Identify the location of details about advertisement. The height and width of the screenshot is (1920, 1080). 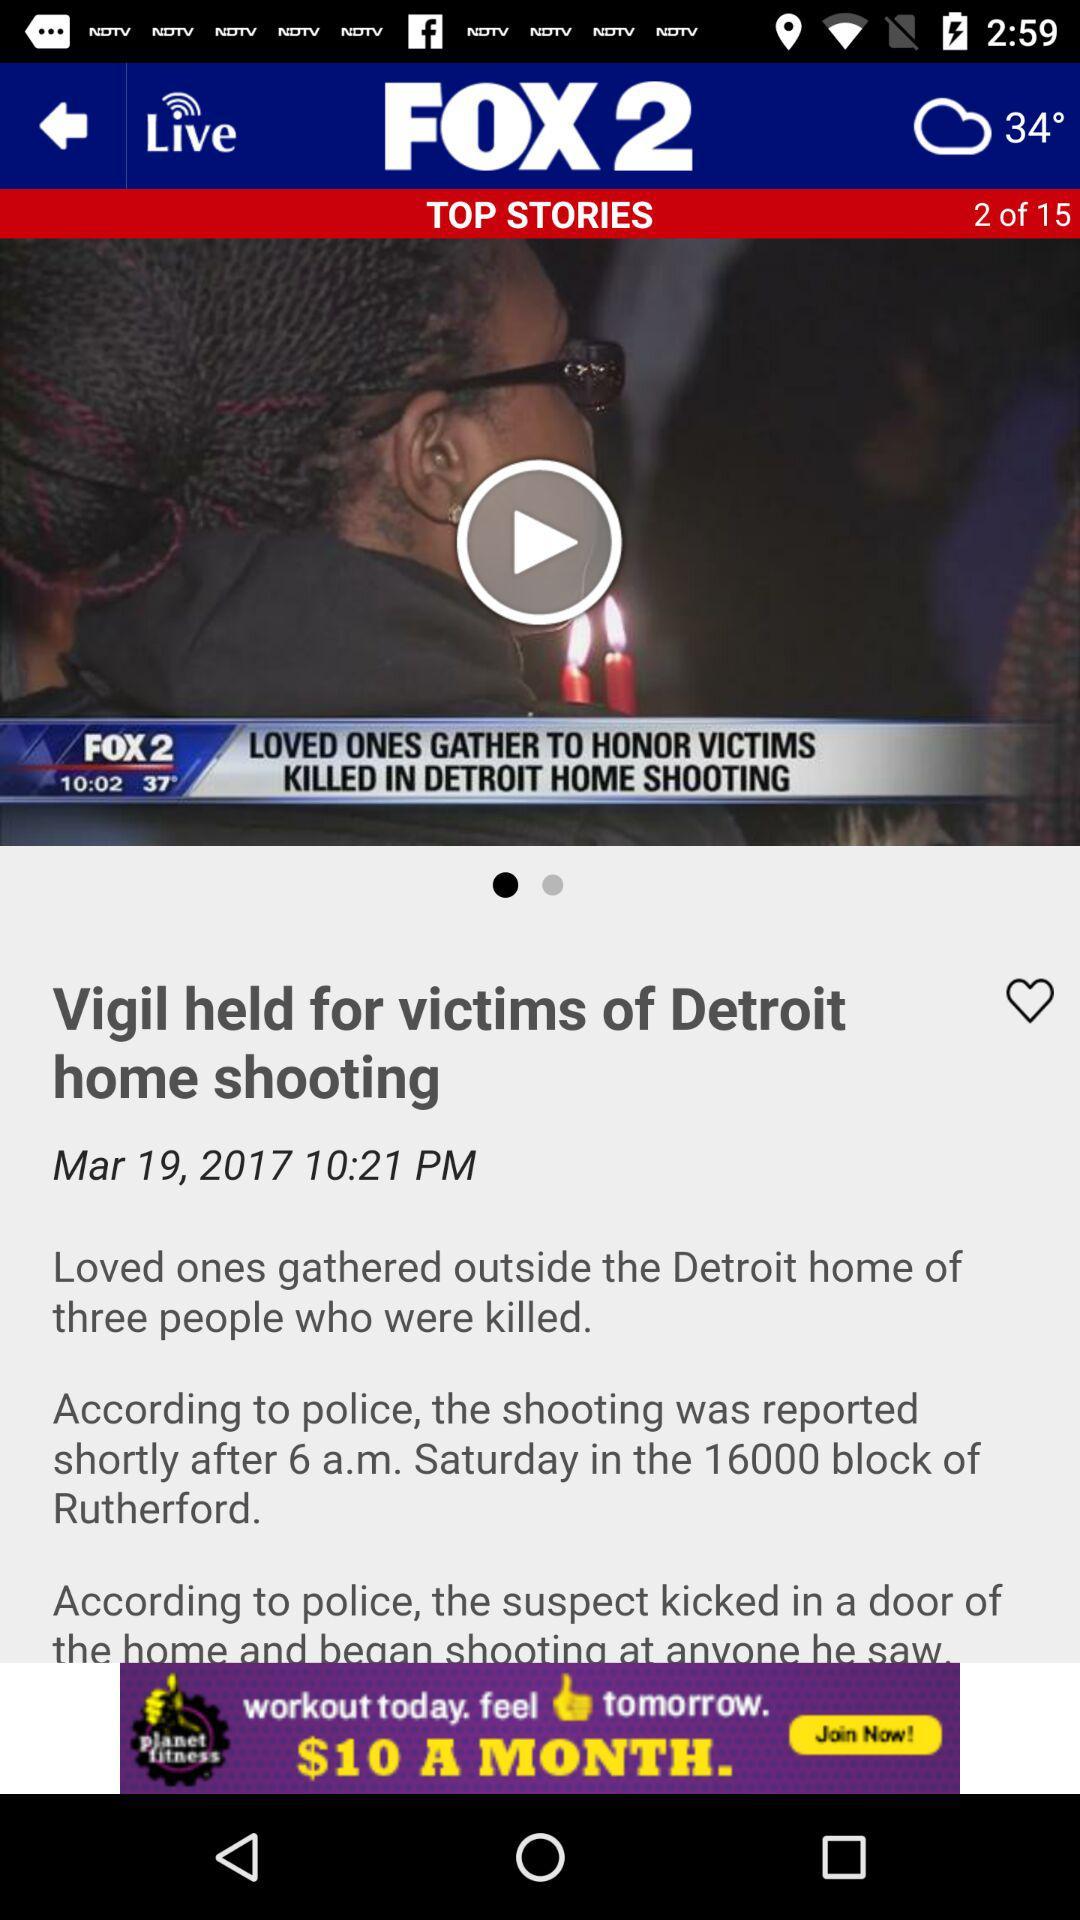
(540, 1727).